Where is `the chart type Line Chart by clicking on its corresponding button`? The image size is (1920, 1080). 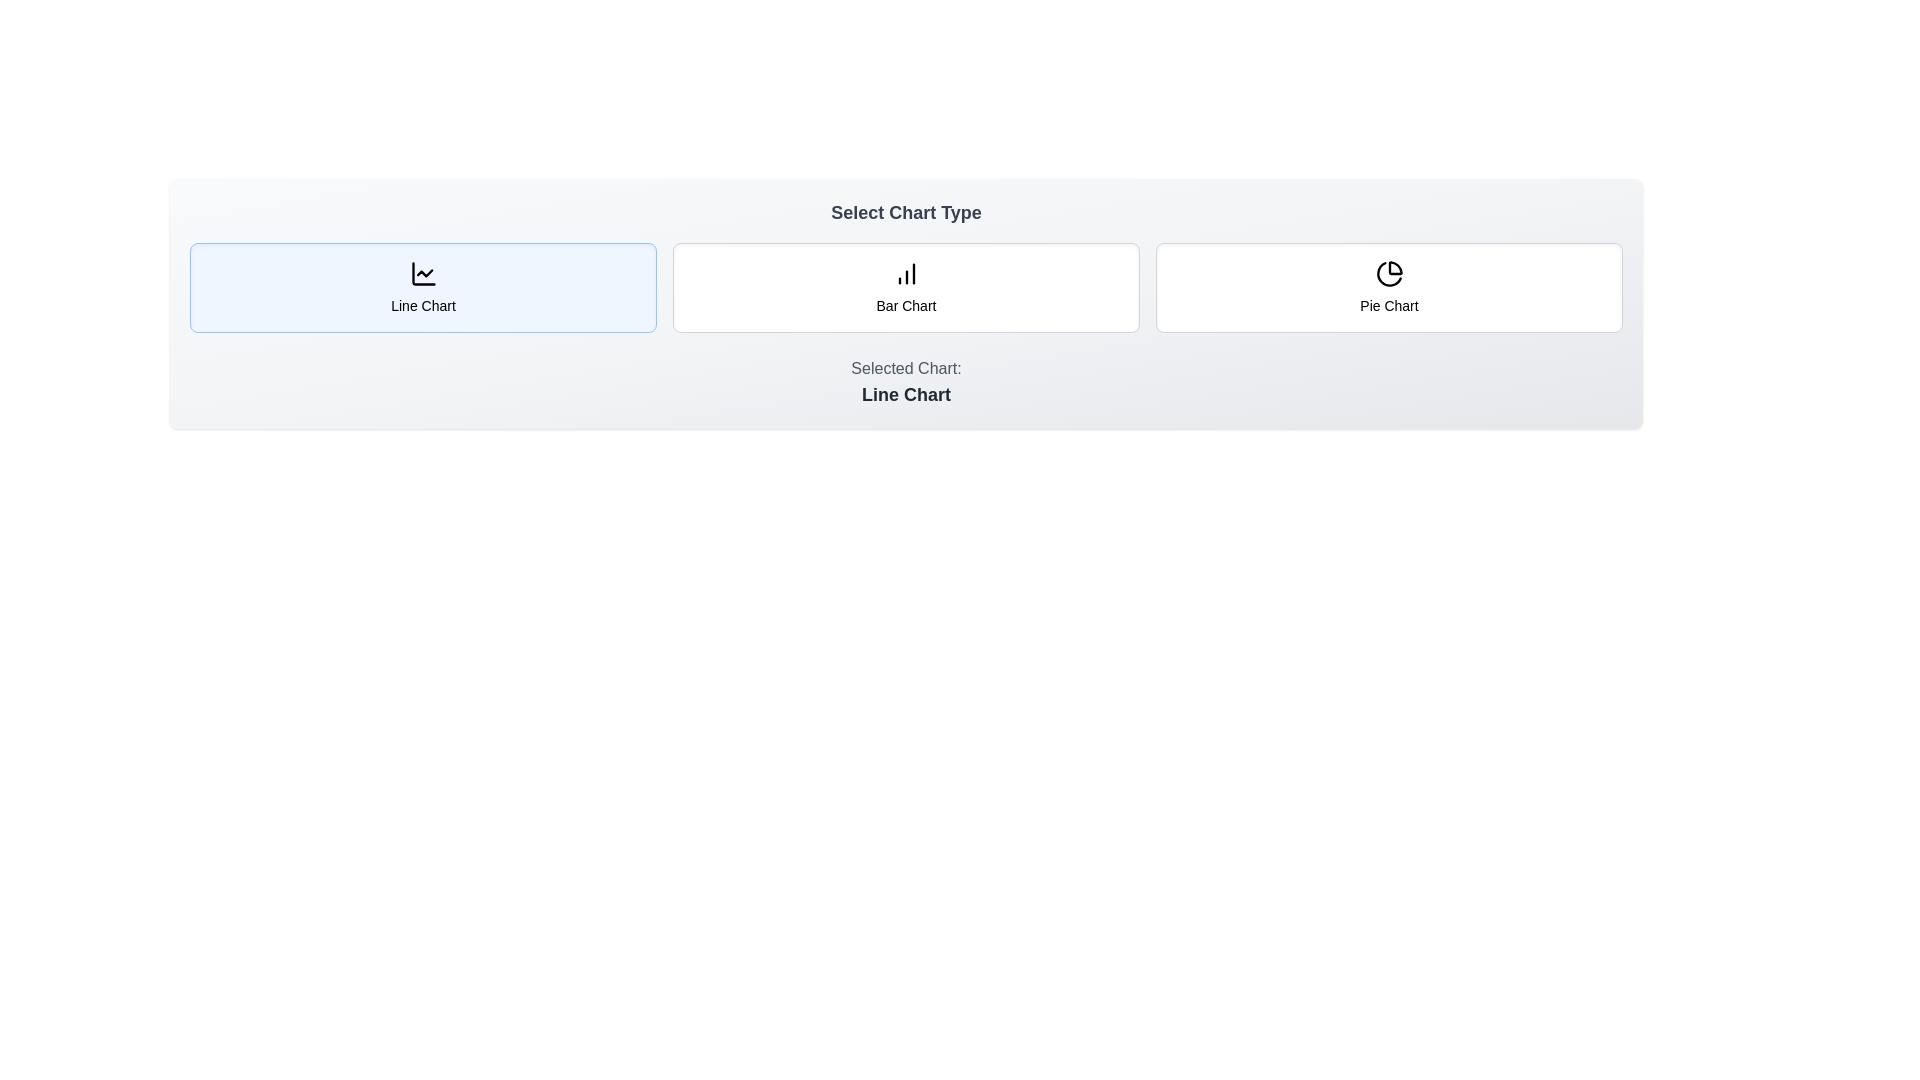
the chart type Line Chart by clicking on its corresponding button is located at coordinates (422, 288).